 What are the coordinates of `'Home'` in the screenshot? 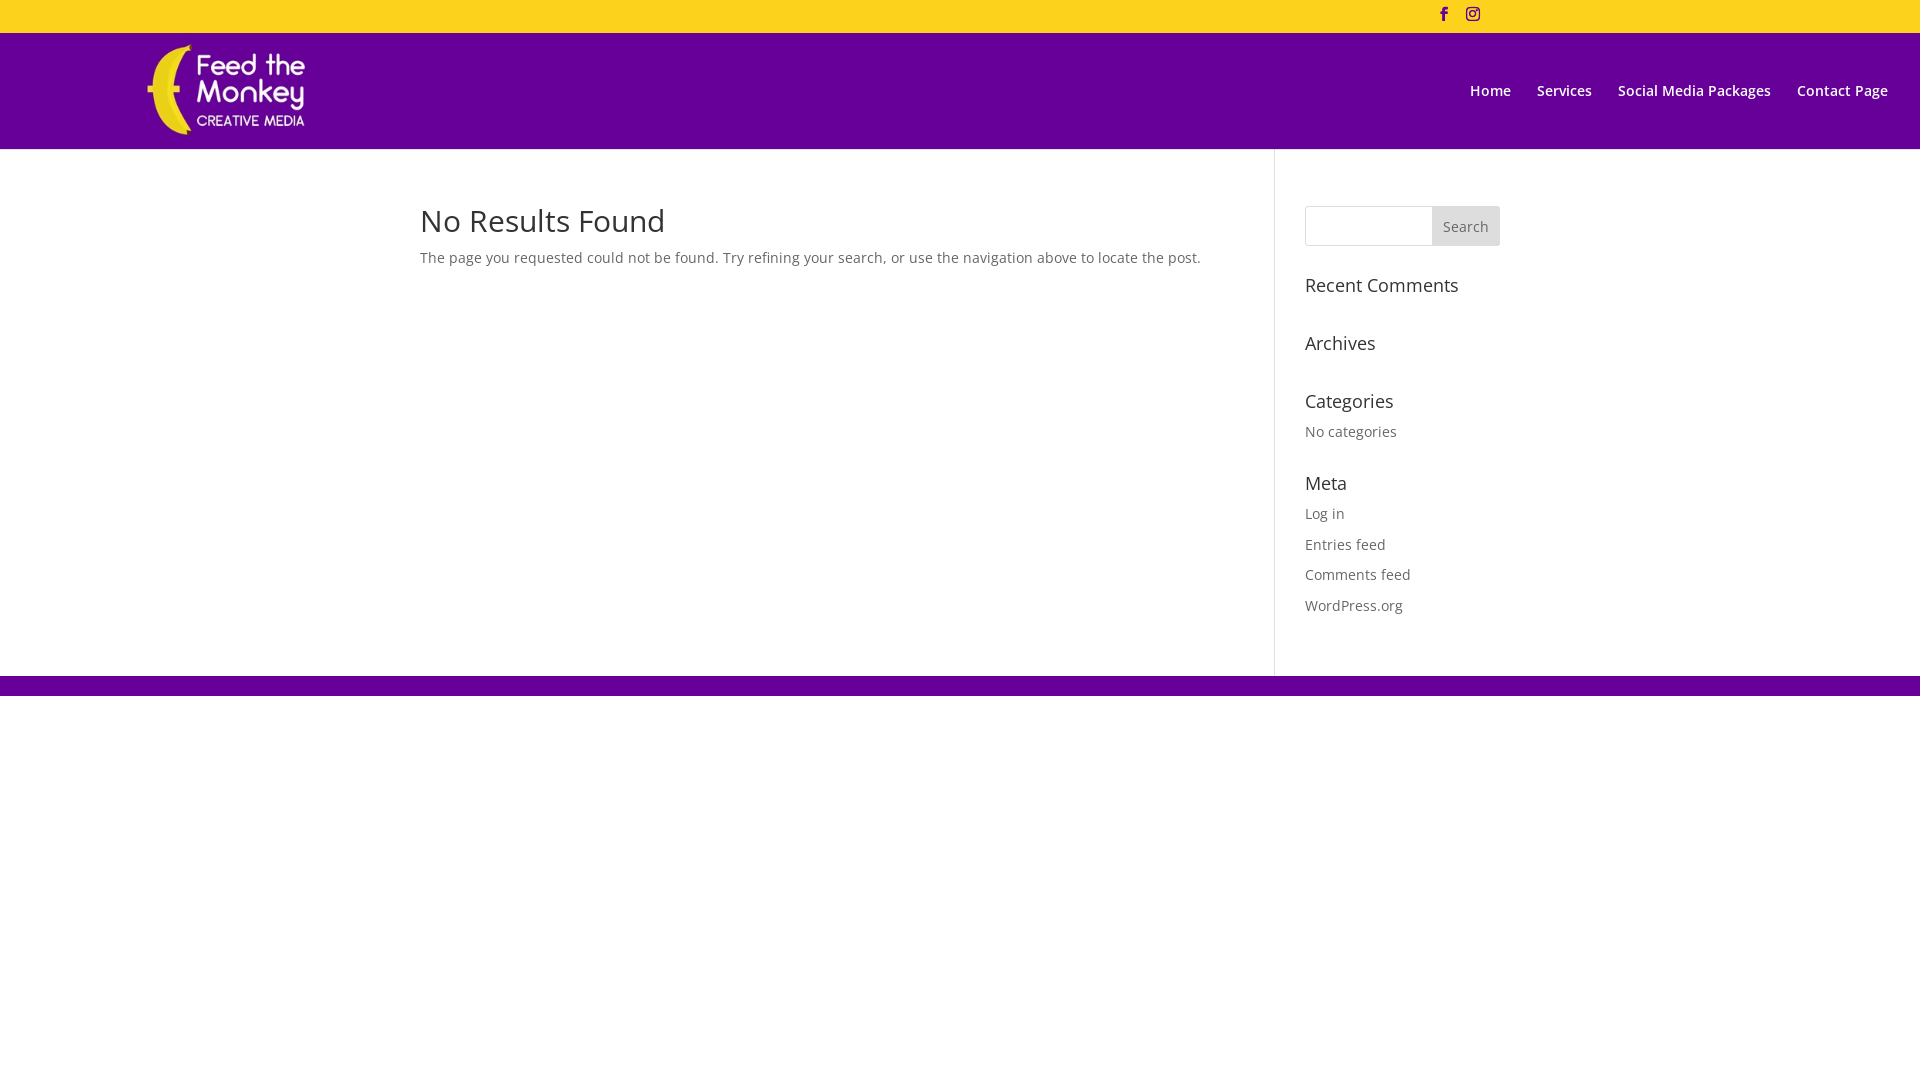 It's located at (1490, 116).